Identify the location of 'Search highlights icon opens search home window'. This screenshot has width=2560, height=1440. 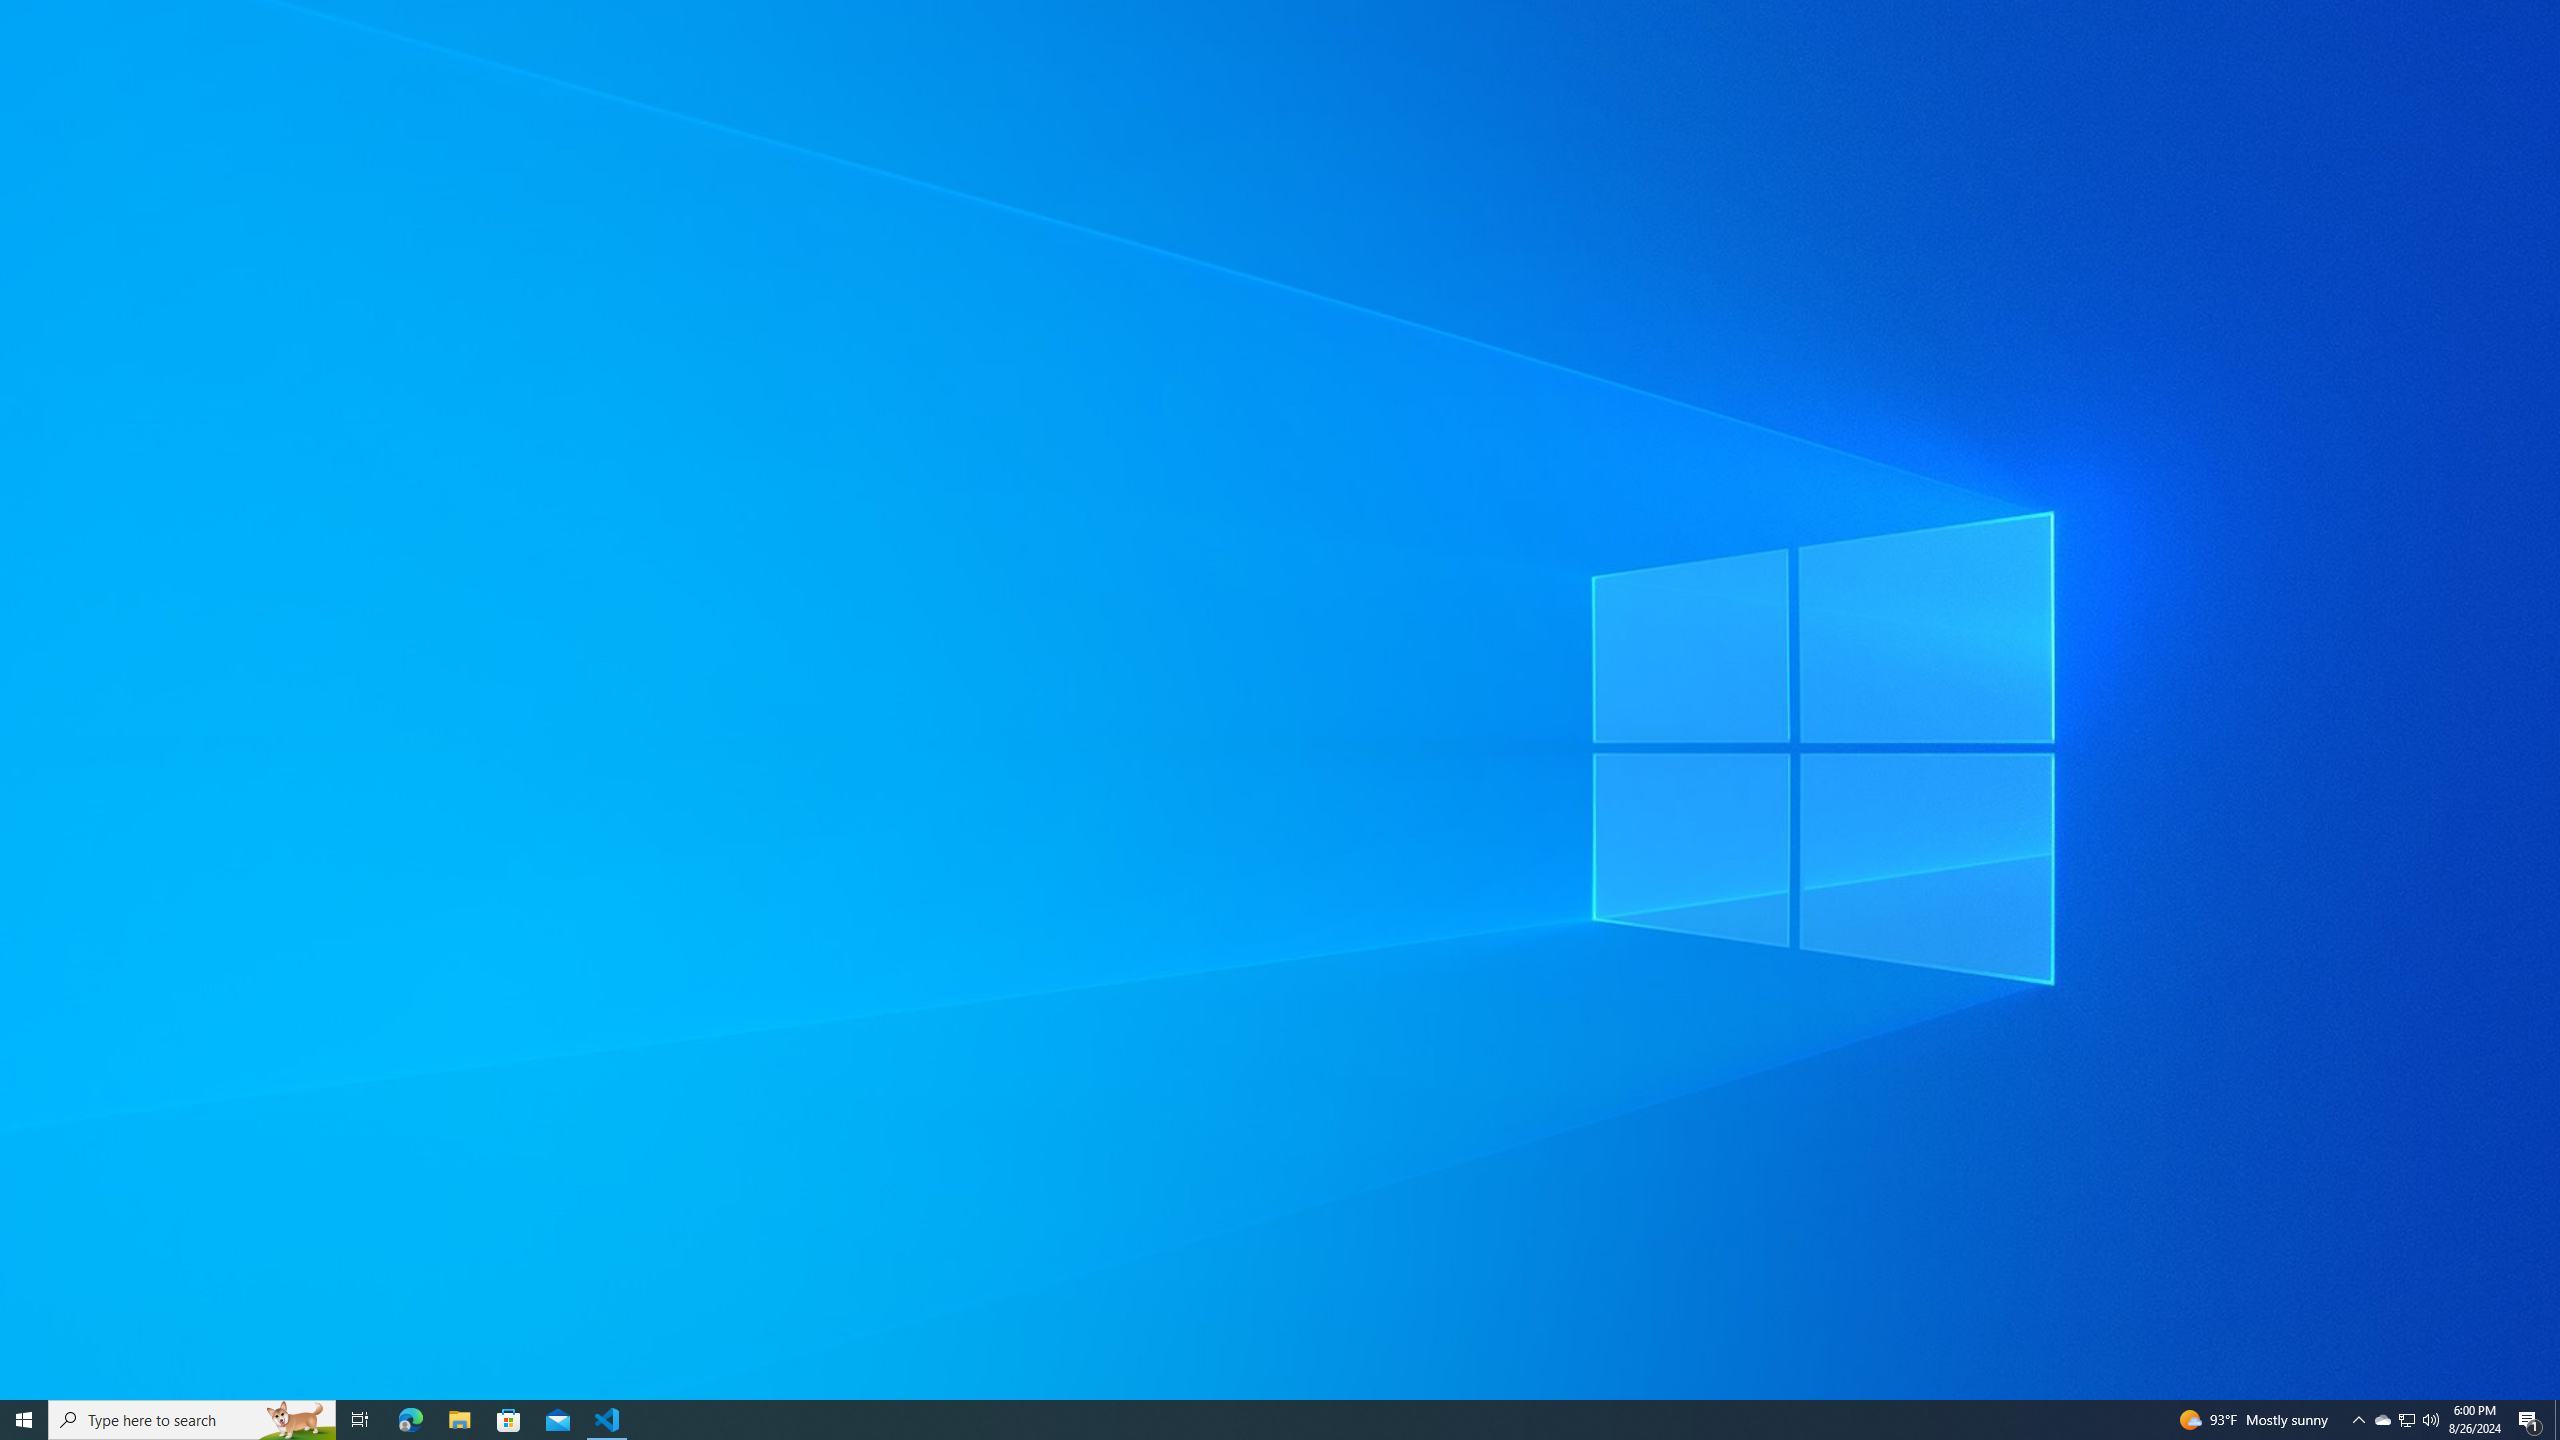
(358, 1418).